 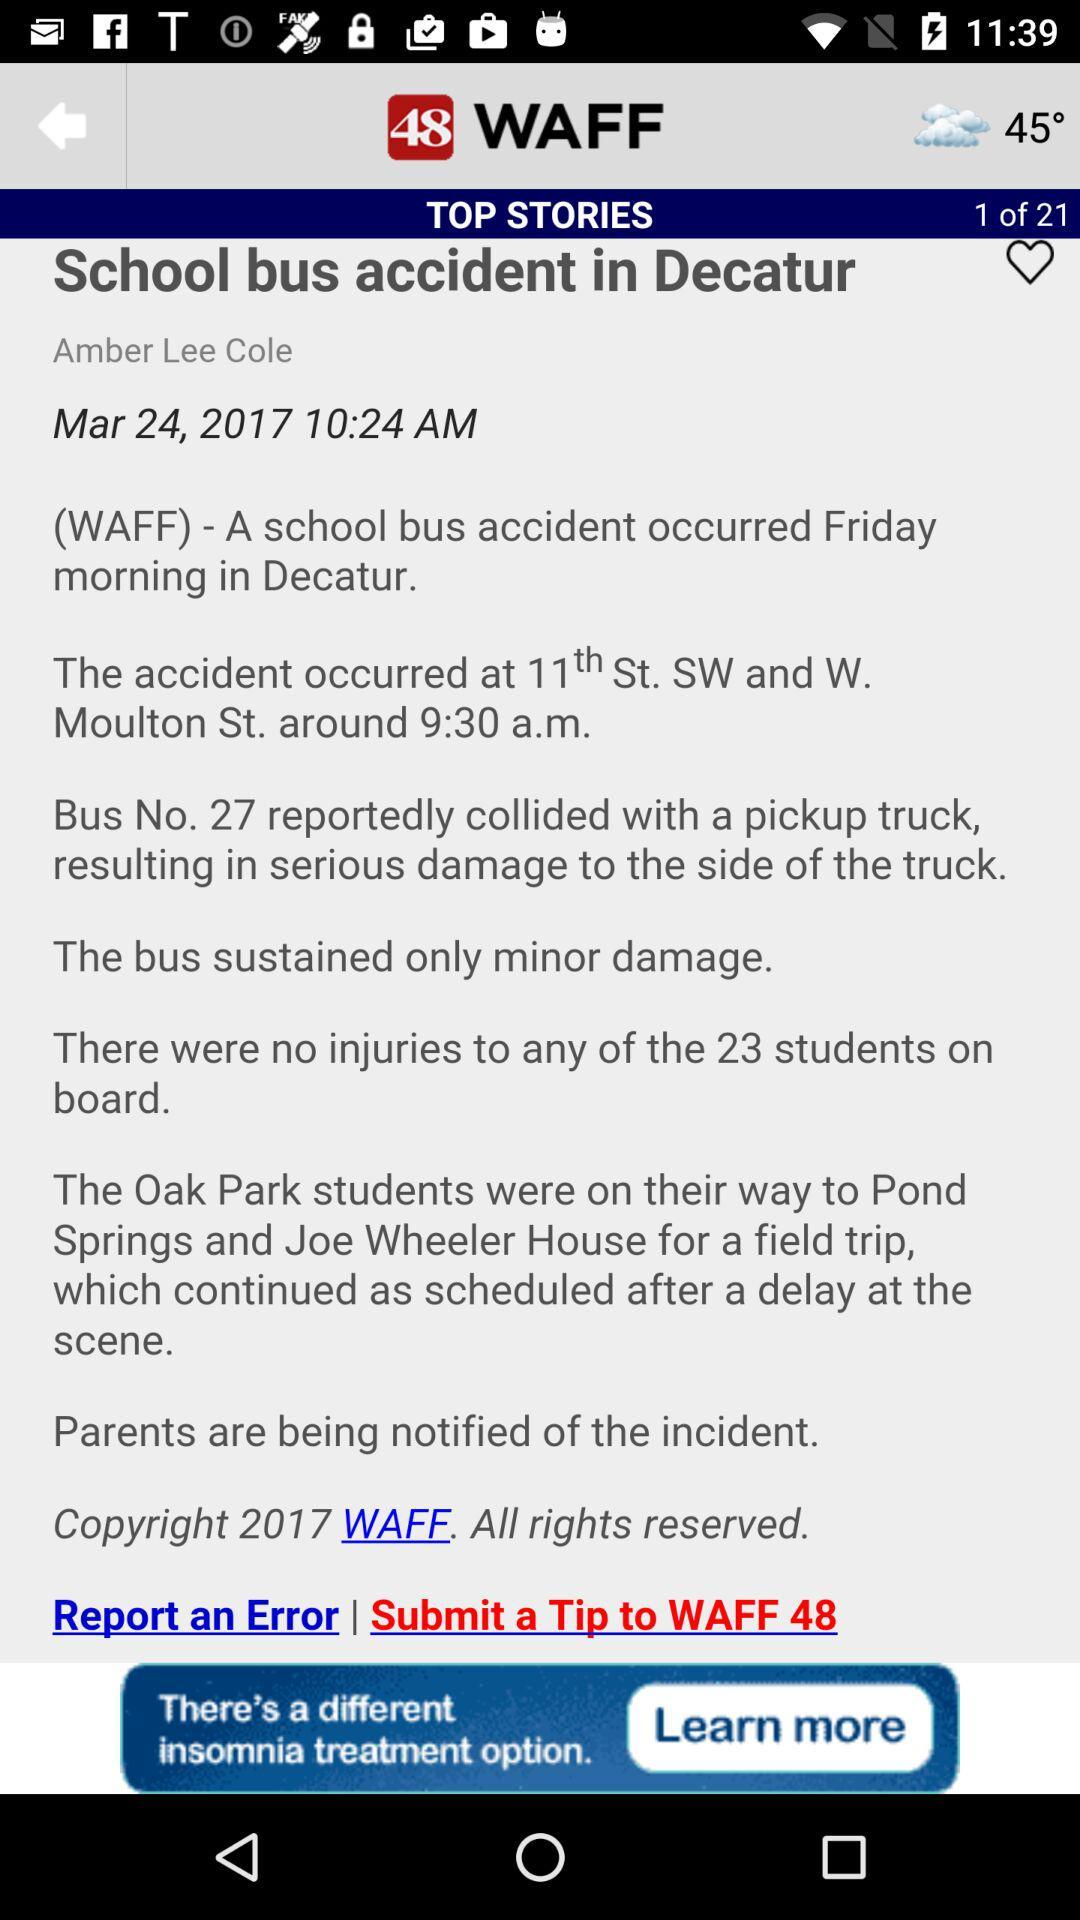 I want to click on article, so click(x=1017, y=287).